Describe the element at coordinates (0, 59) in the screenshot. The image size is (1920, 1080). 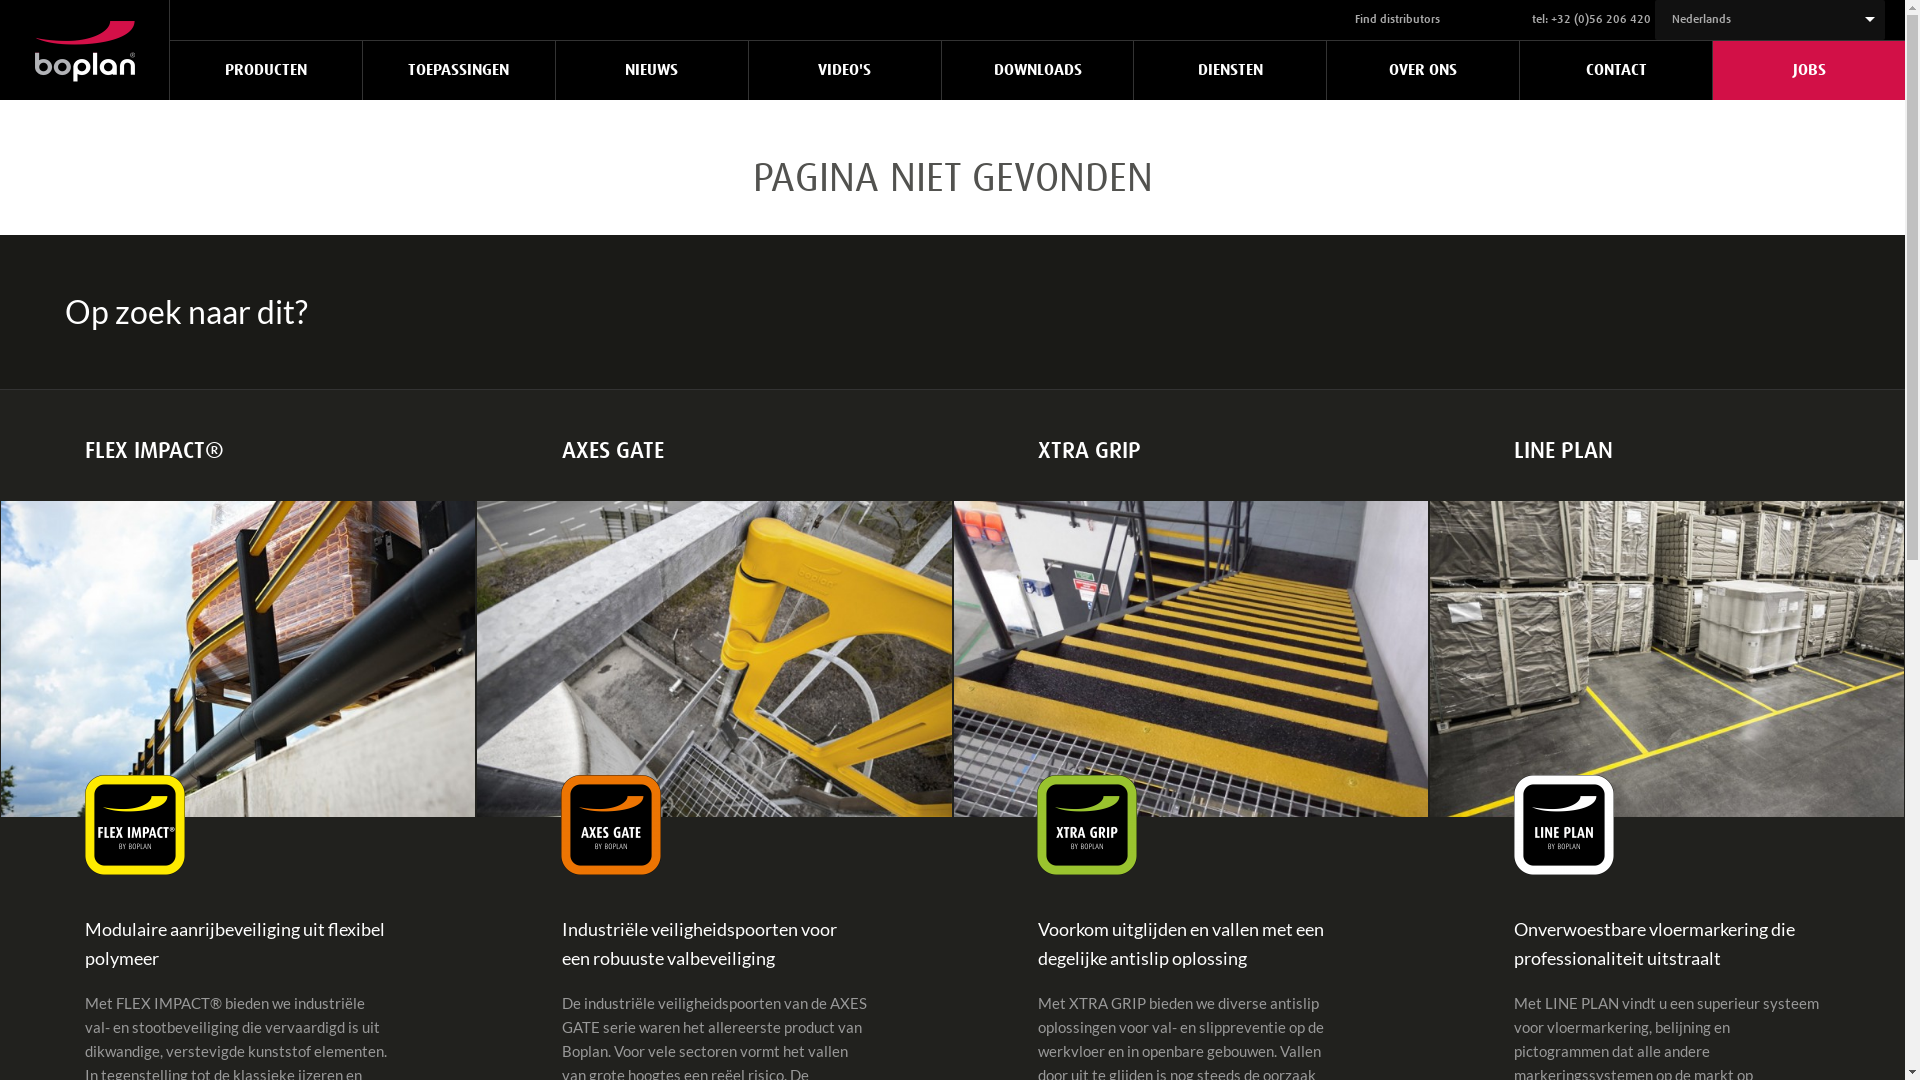
I see `'Home'` at that location.